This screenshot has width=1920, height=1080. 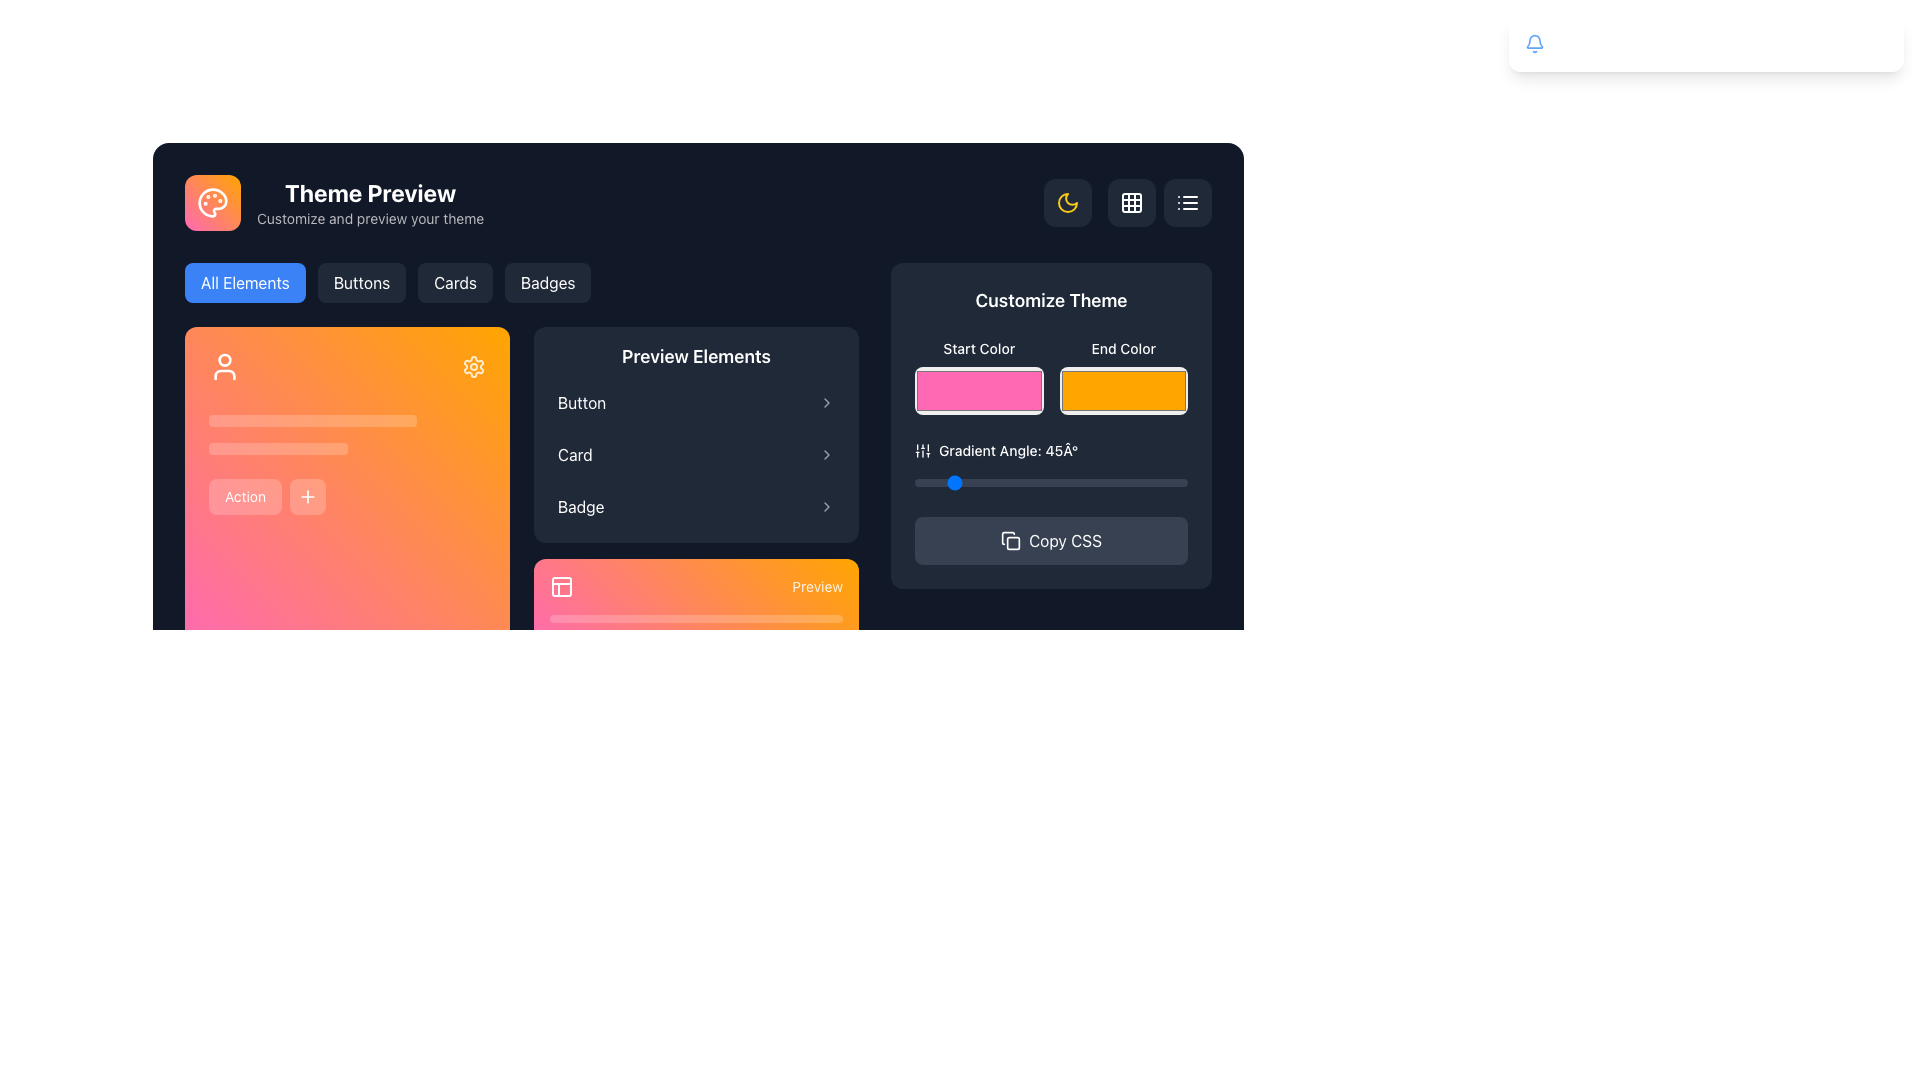 What do you see at coordinates (990, 482) in the screenshot?
I see `the slider value` at bounding box center [990, 482].